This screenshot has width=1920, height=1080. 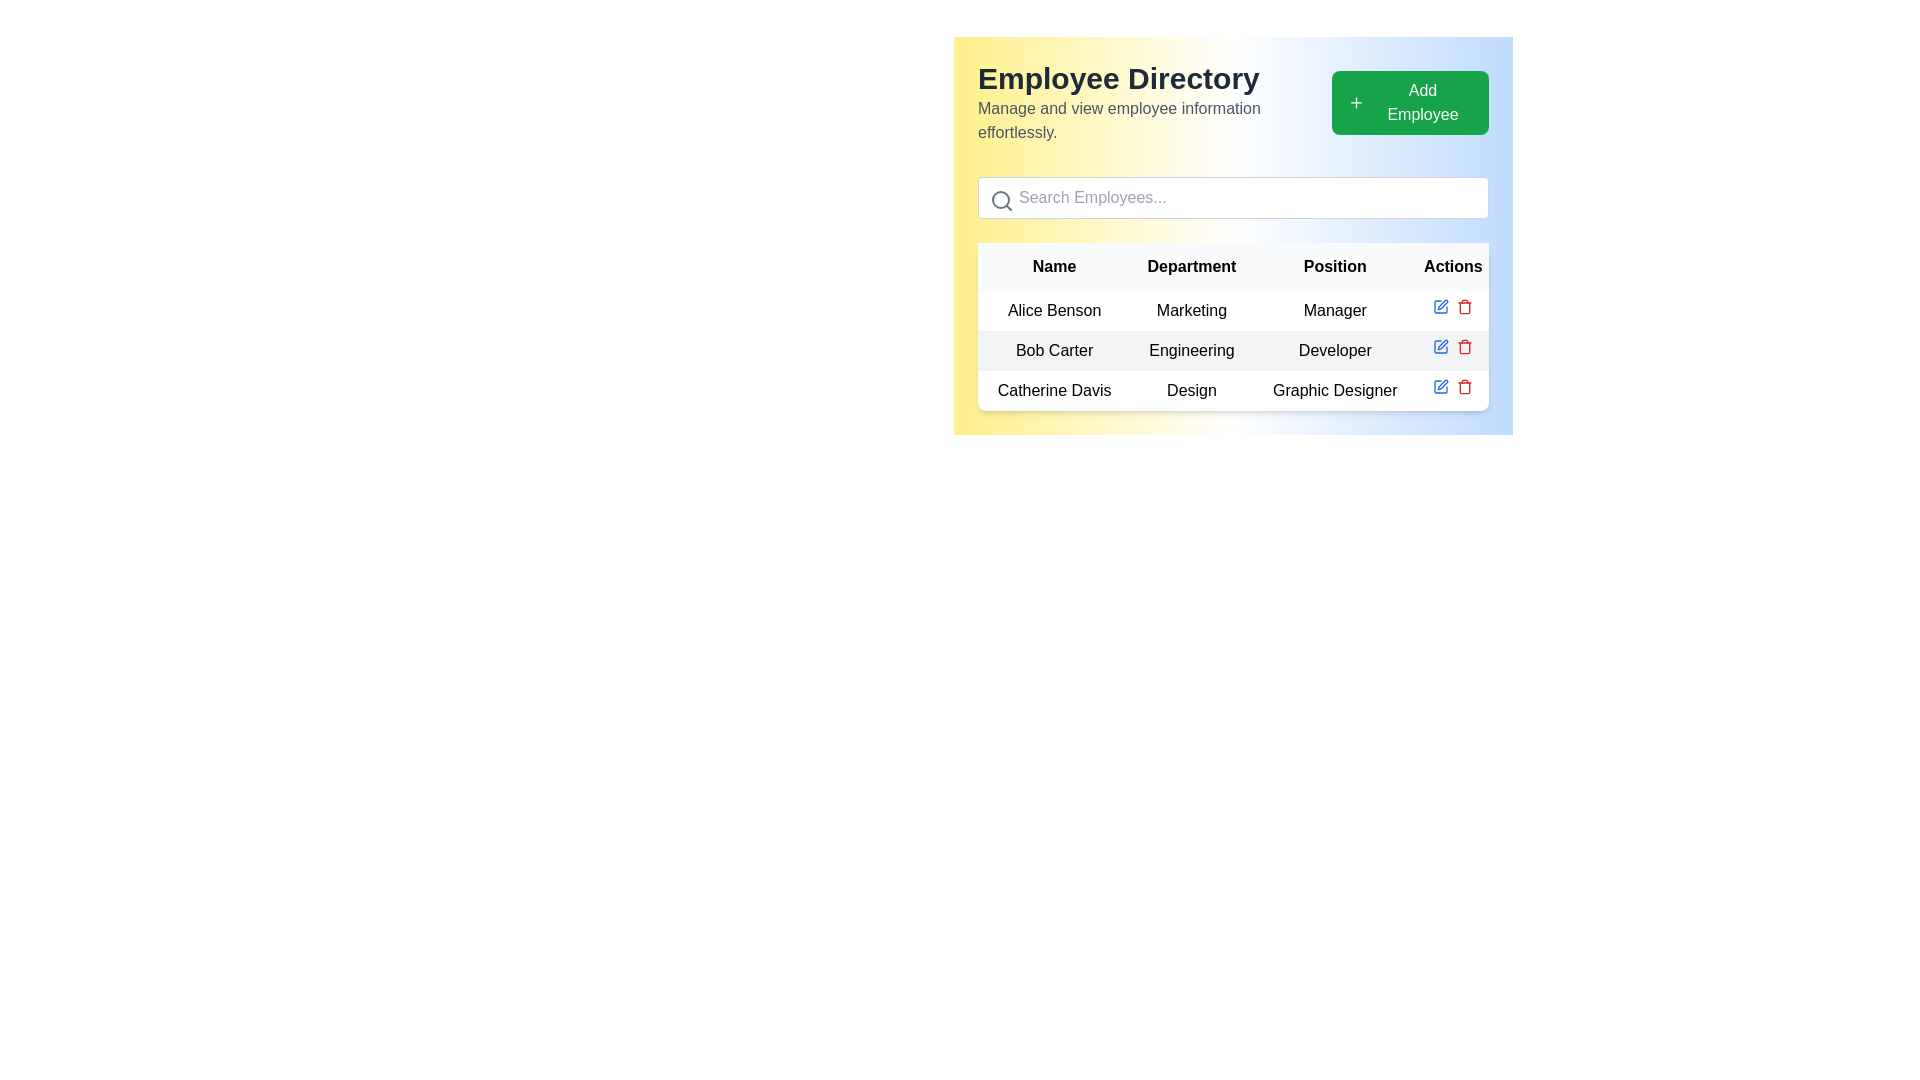 I want to click on the text label displaying 'Manage and view employee information effortlessly.' which is positioned below the 'Employee Directory' heading and within a yellow background section, so click(x=1154, y=120).